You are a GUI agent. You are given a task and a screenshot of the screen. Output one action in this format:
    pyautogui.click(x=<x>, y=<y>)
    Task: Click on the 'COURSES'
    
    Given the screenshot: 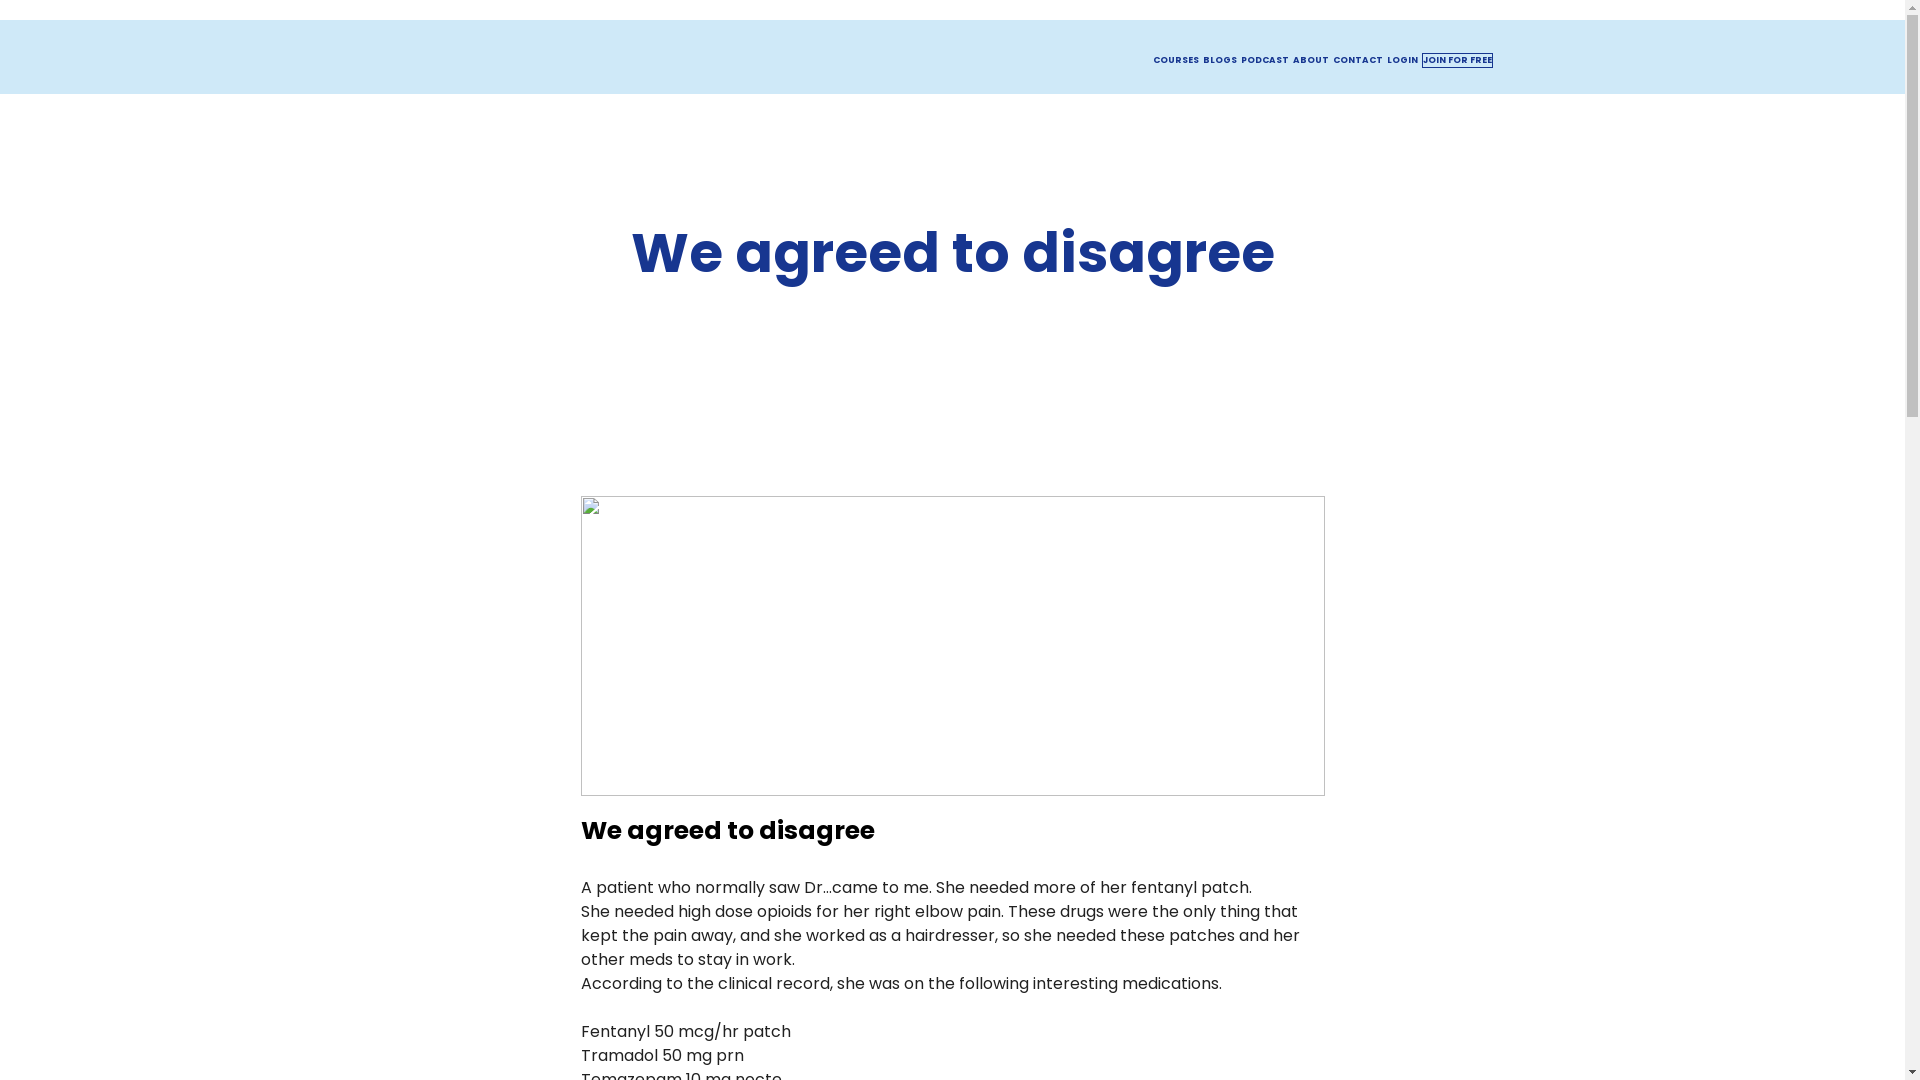 What is the action you would take?
    pyautogui.click(x=1175, y=59)
    